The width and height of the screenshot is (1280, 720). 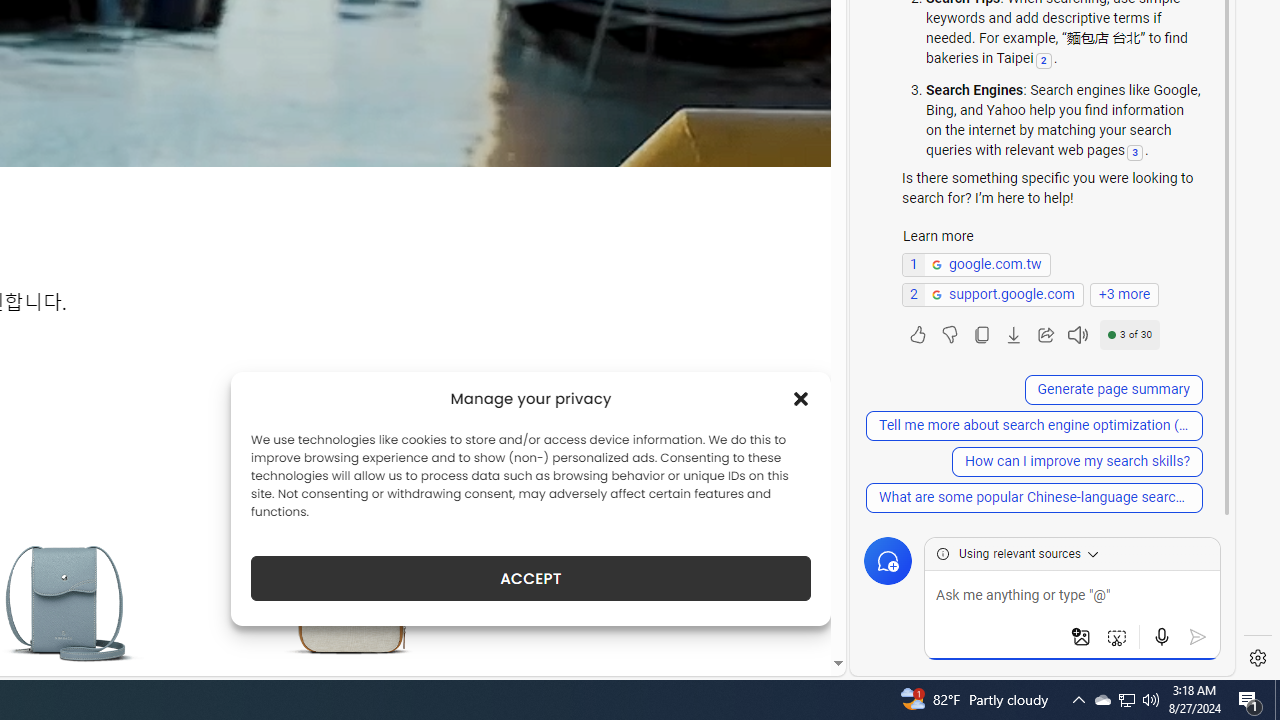 What do you see at coordinates (801, 398) in the screenshot?
I see `'Class: cmplz-close'` at bounding box center [801, 398].